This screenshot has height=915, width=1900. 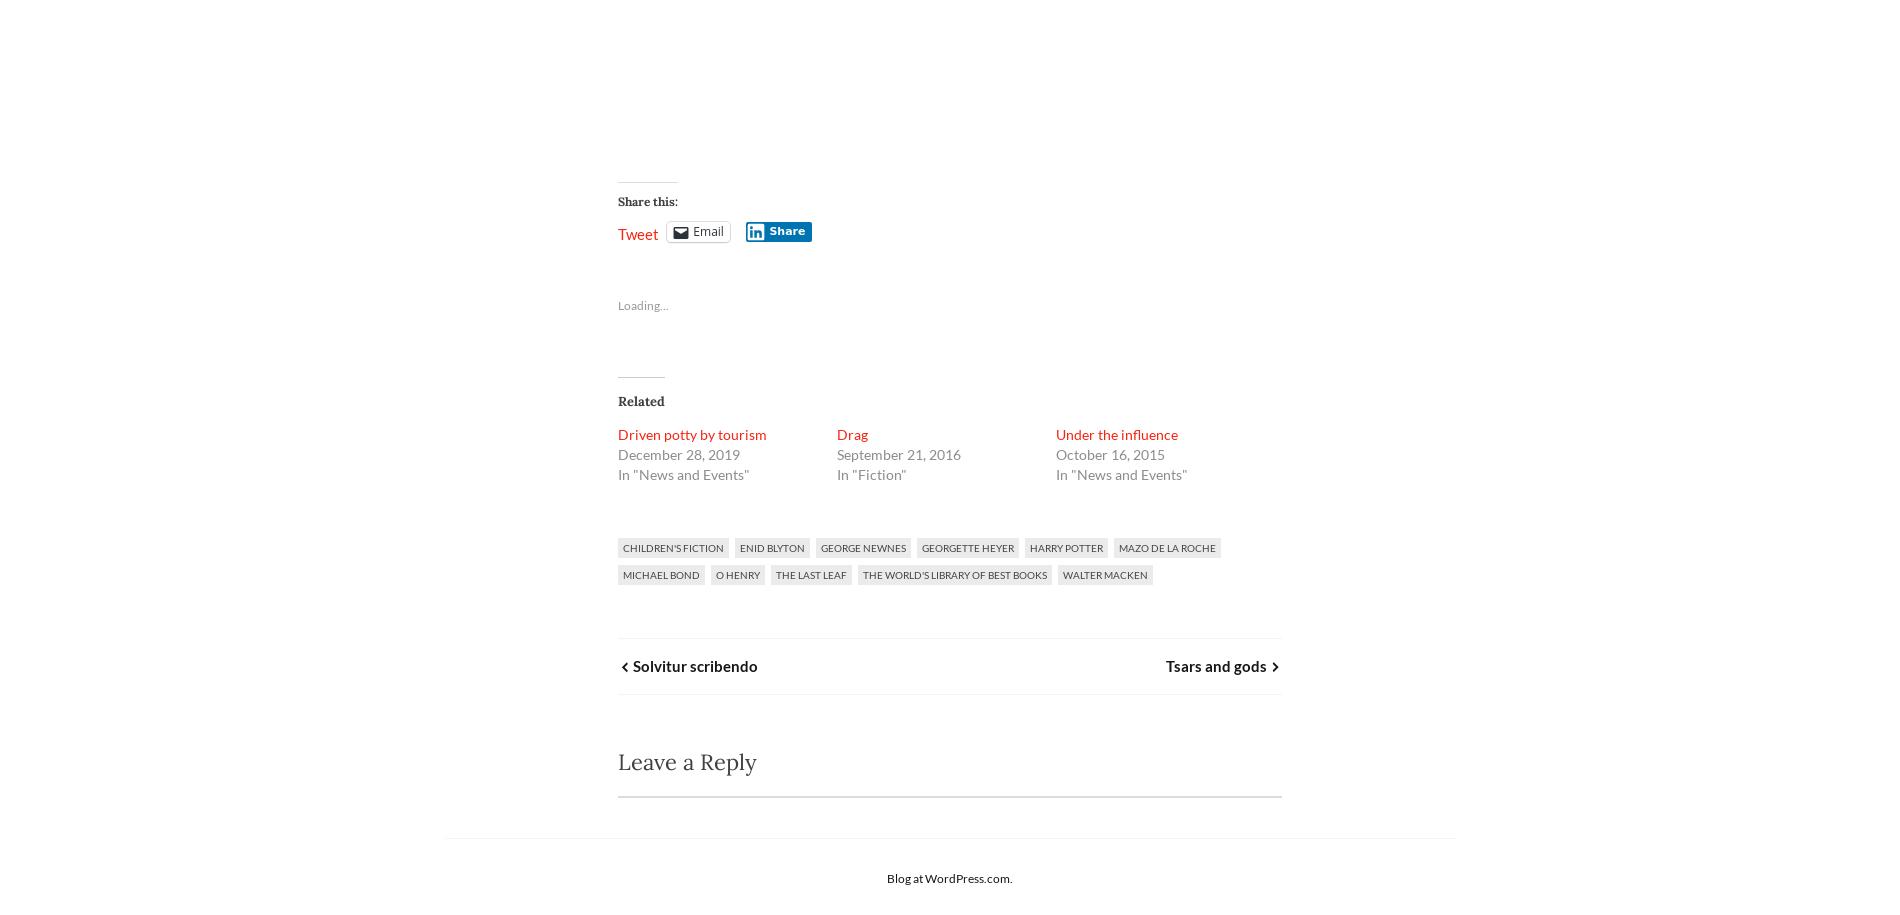 What do you see at coordinates (1118, 546) in the screenshot?
I see `'Mazo de la Roche'` at bounding box center [1118, 546].